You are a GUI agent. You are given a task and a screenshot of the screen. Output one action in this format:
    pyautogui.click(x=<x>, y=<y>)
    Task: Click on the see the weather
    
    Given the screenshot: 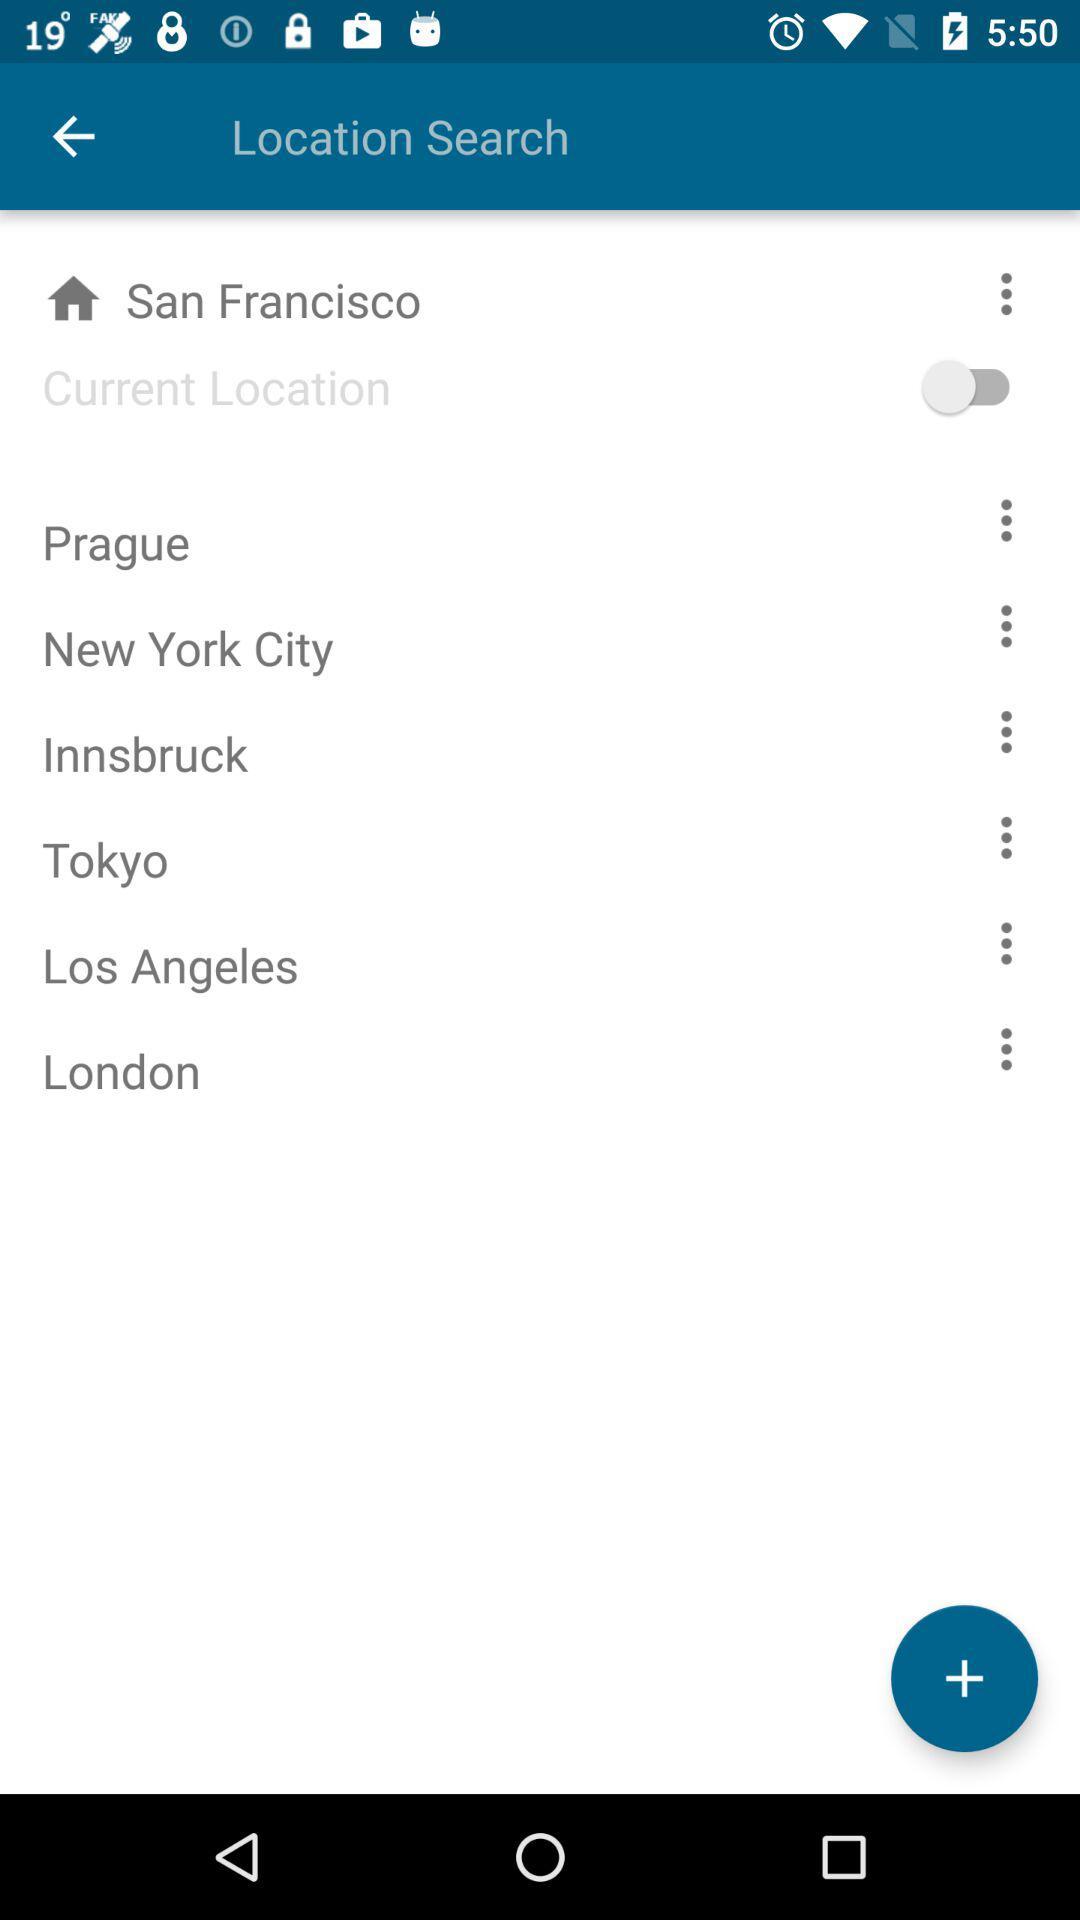 What is the action you would take?
    pyautogui.click(x=1006, y=837)
    